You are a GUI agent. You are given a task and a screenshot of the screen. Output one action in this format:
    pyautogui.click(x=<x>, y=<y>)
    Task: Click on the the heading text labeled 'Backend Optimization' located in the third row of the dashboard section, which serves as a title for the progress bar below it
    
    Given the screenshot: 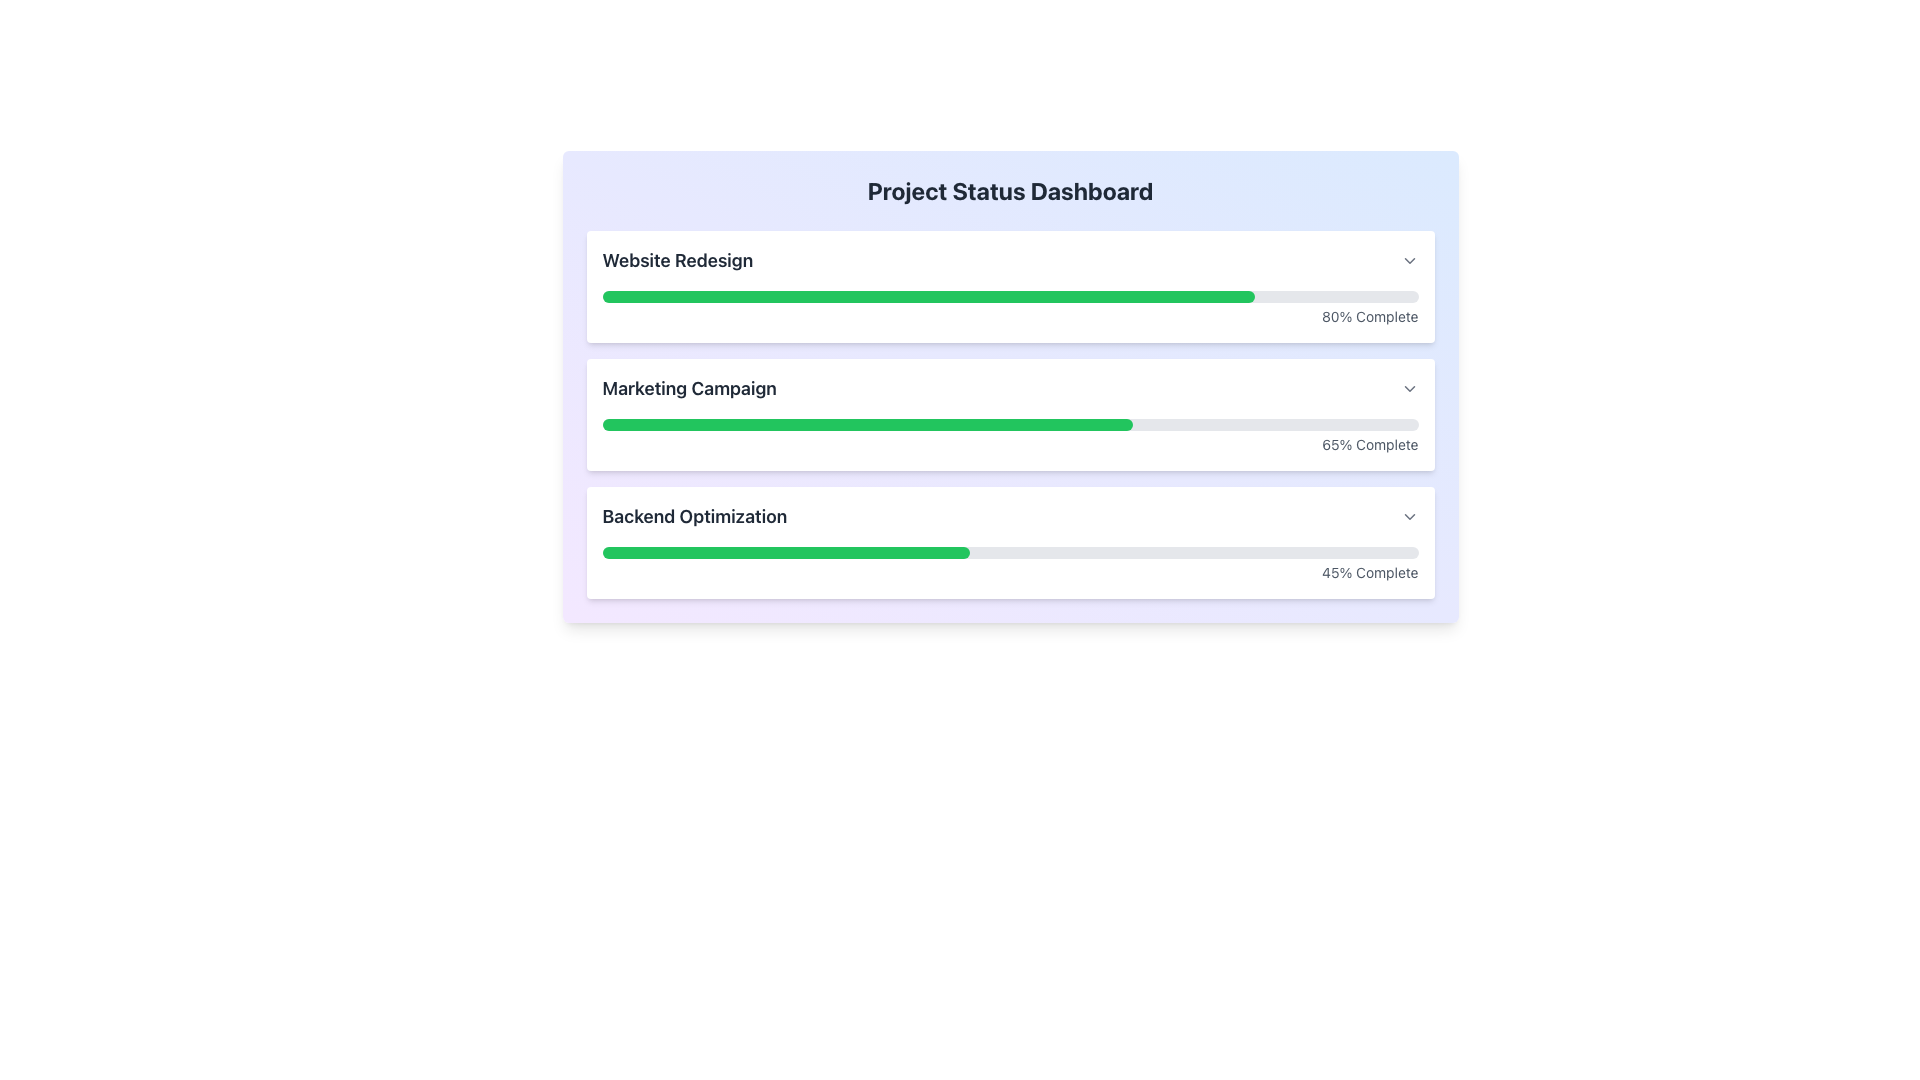 What is the action you would take?
    pyautogui.click(x=694, y=515)
    